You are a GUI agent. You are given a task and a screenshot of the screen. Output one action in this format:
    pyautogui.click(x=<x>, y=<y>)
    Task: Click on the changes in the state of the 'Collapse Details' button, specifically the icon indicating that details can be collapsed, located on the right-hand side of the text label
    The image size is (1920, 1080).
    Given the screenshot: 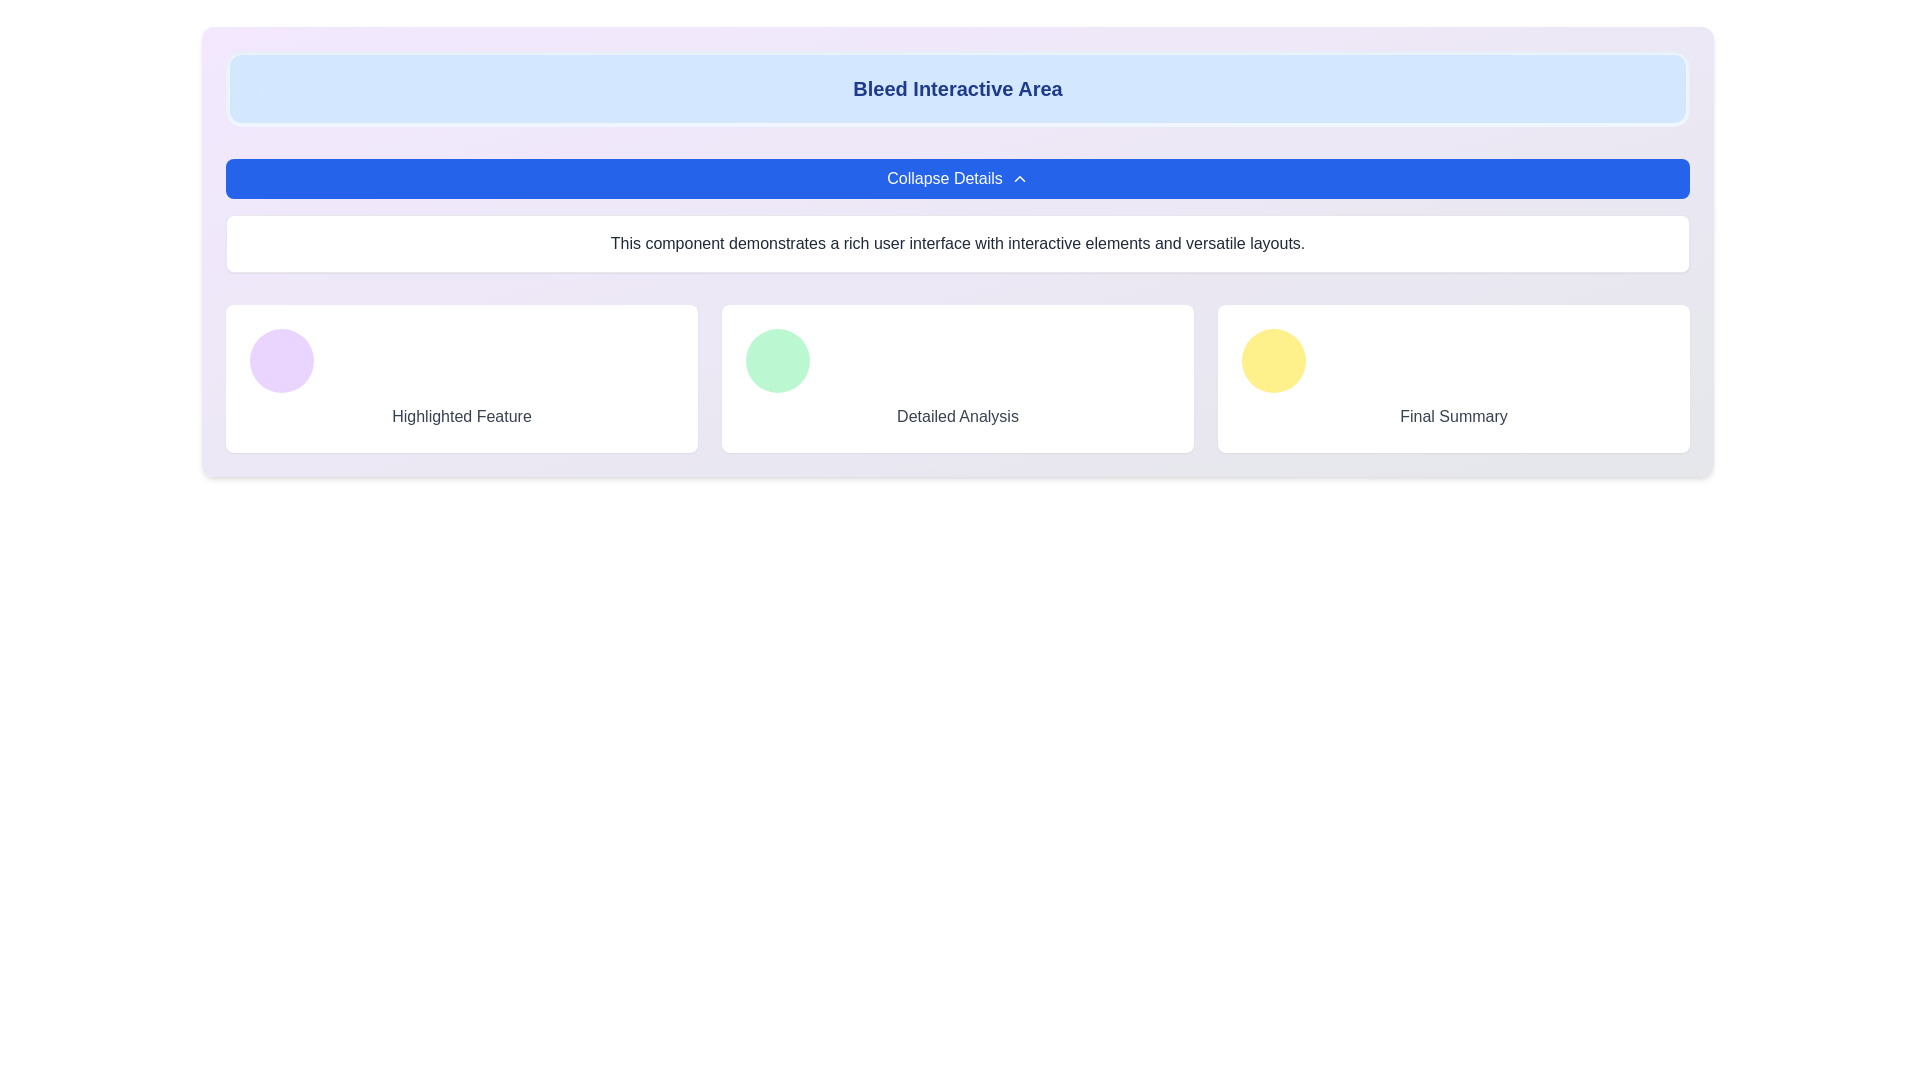 What is the action you would take?
    pyautogui.click(x=1019, y=177)
    